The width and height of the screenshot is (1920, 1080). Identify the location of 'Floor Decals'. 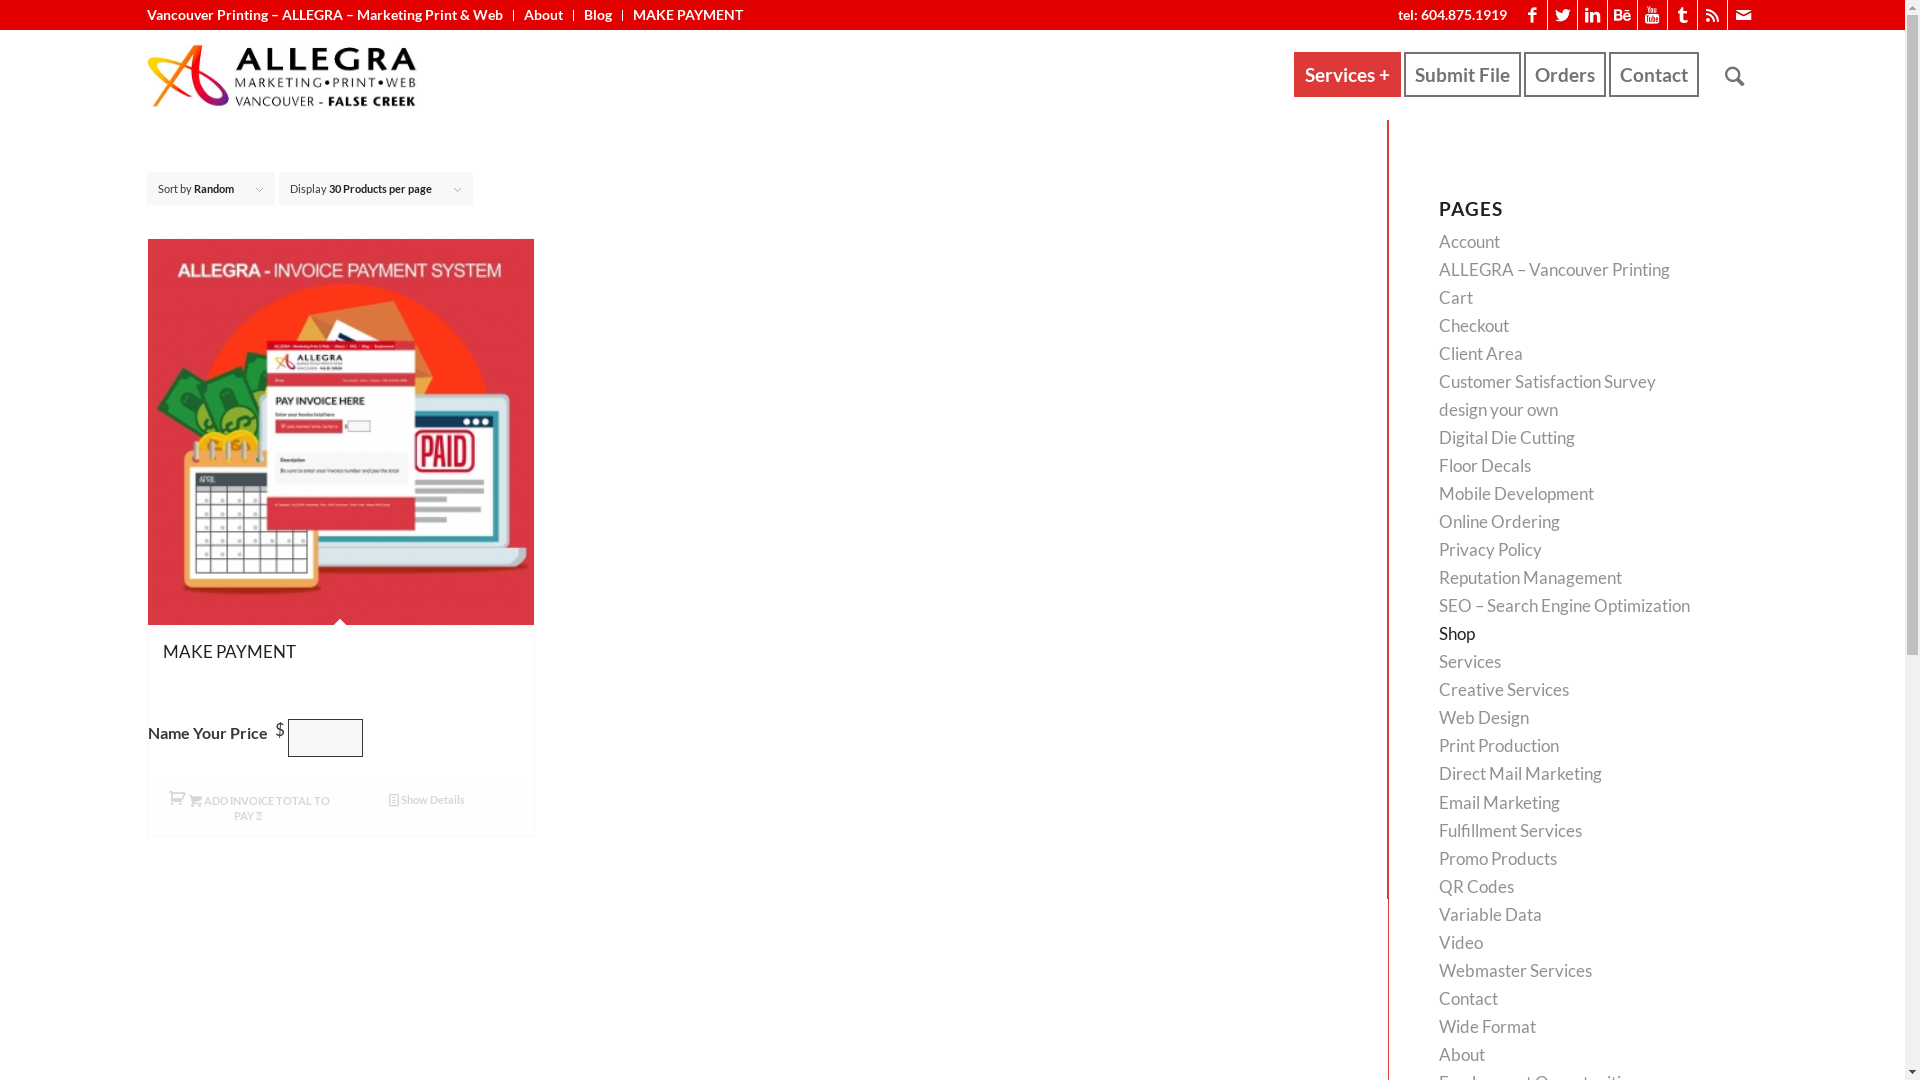
(1438, 465).